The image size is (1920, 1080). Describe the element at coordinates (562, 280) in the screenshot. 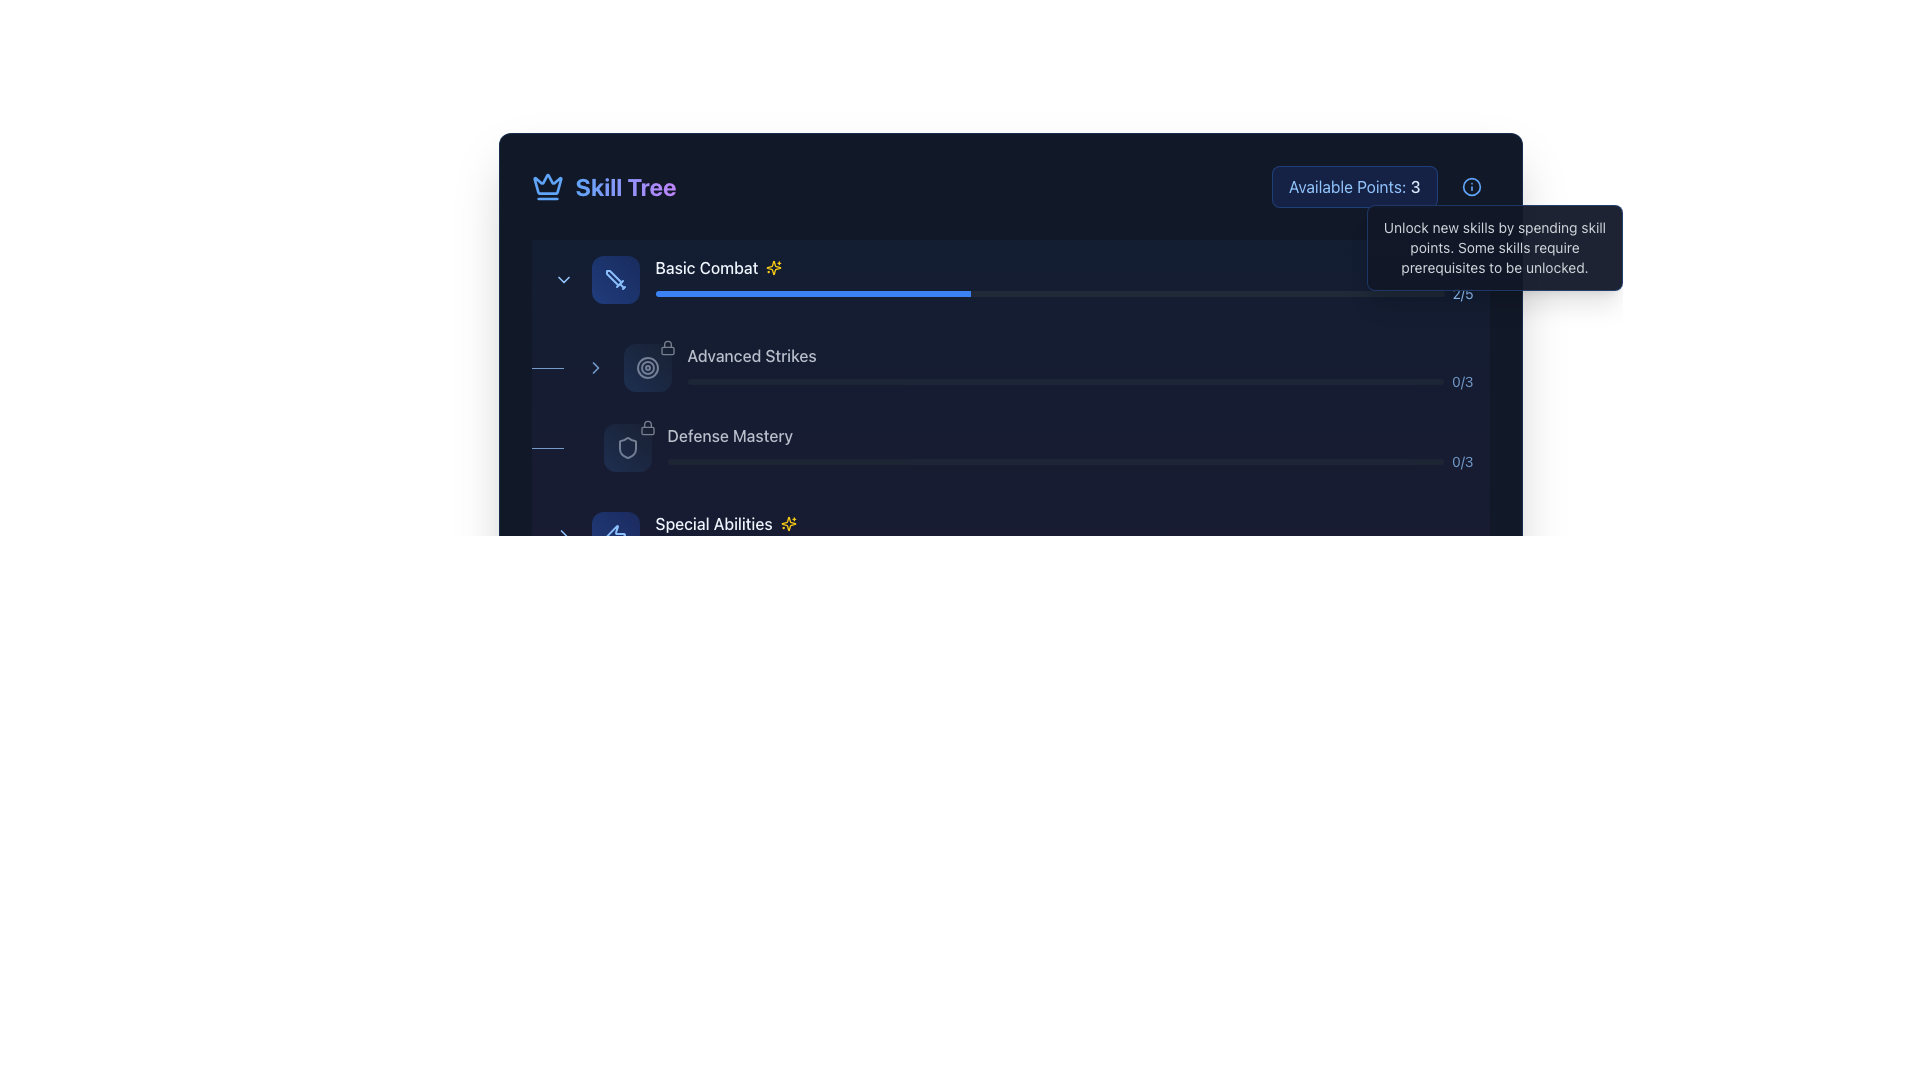

I see `the blue downward-pointing chevron icon indicating a dropdown for the 'Basic Combat' skill category in the Skill Tree interface` at that location.